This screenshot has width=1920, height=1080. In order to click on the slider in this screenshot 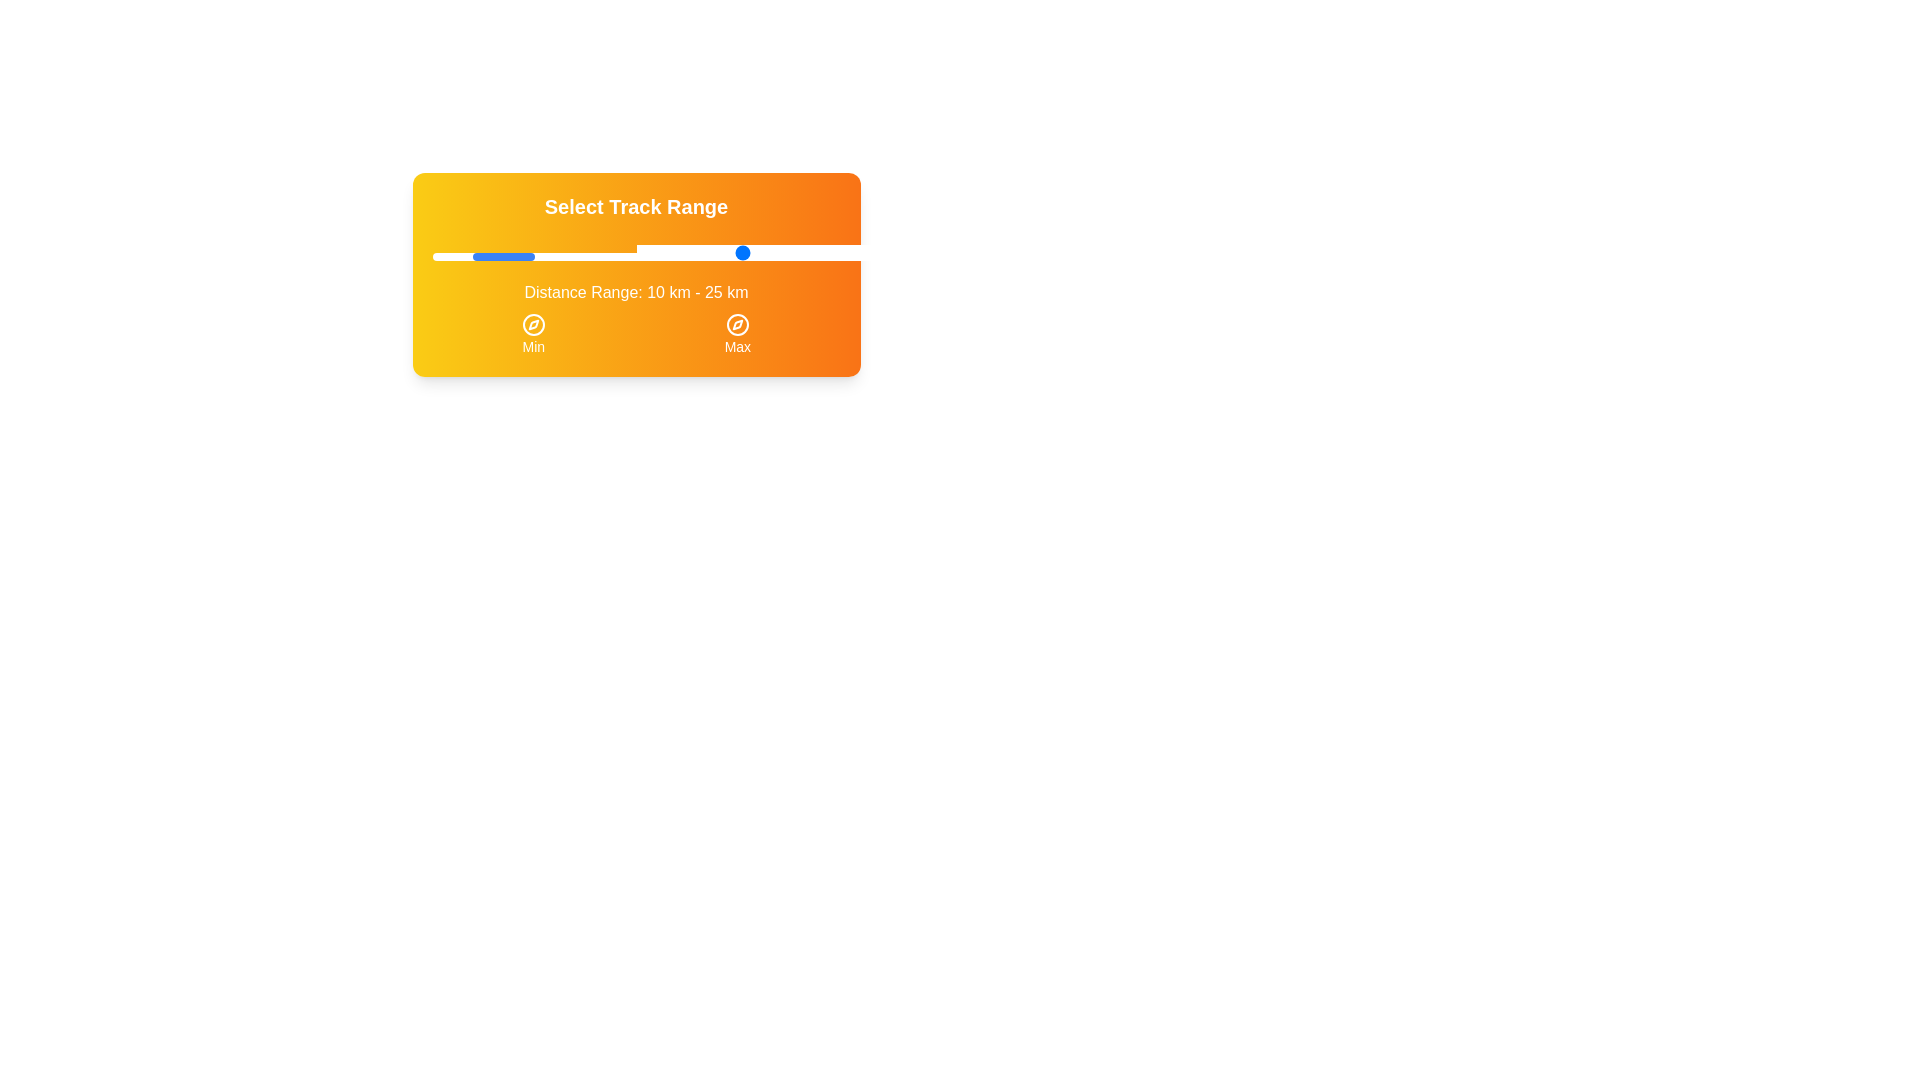, I will do `click(877, 252)`.